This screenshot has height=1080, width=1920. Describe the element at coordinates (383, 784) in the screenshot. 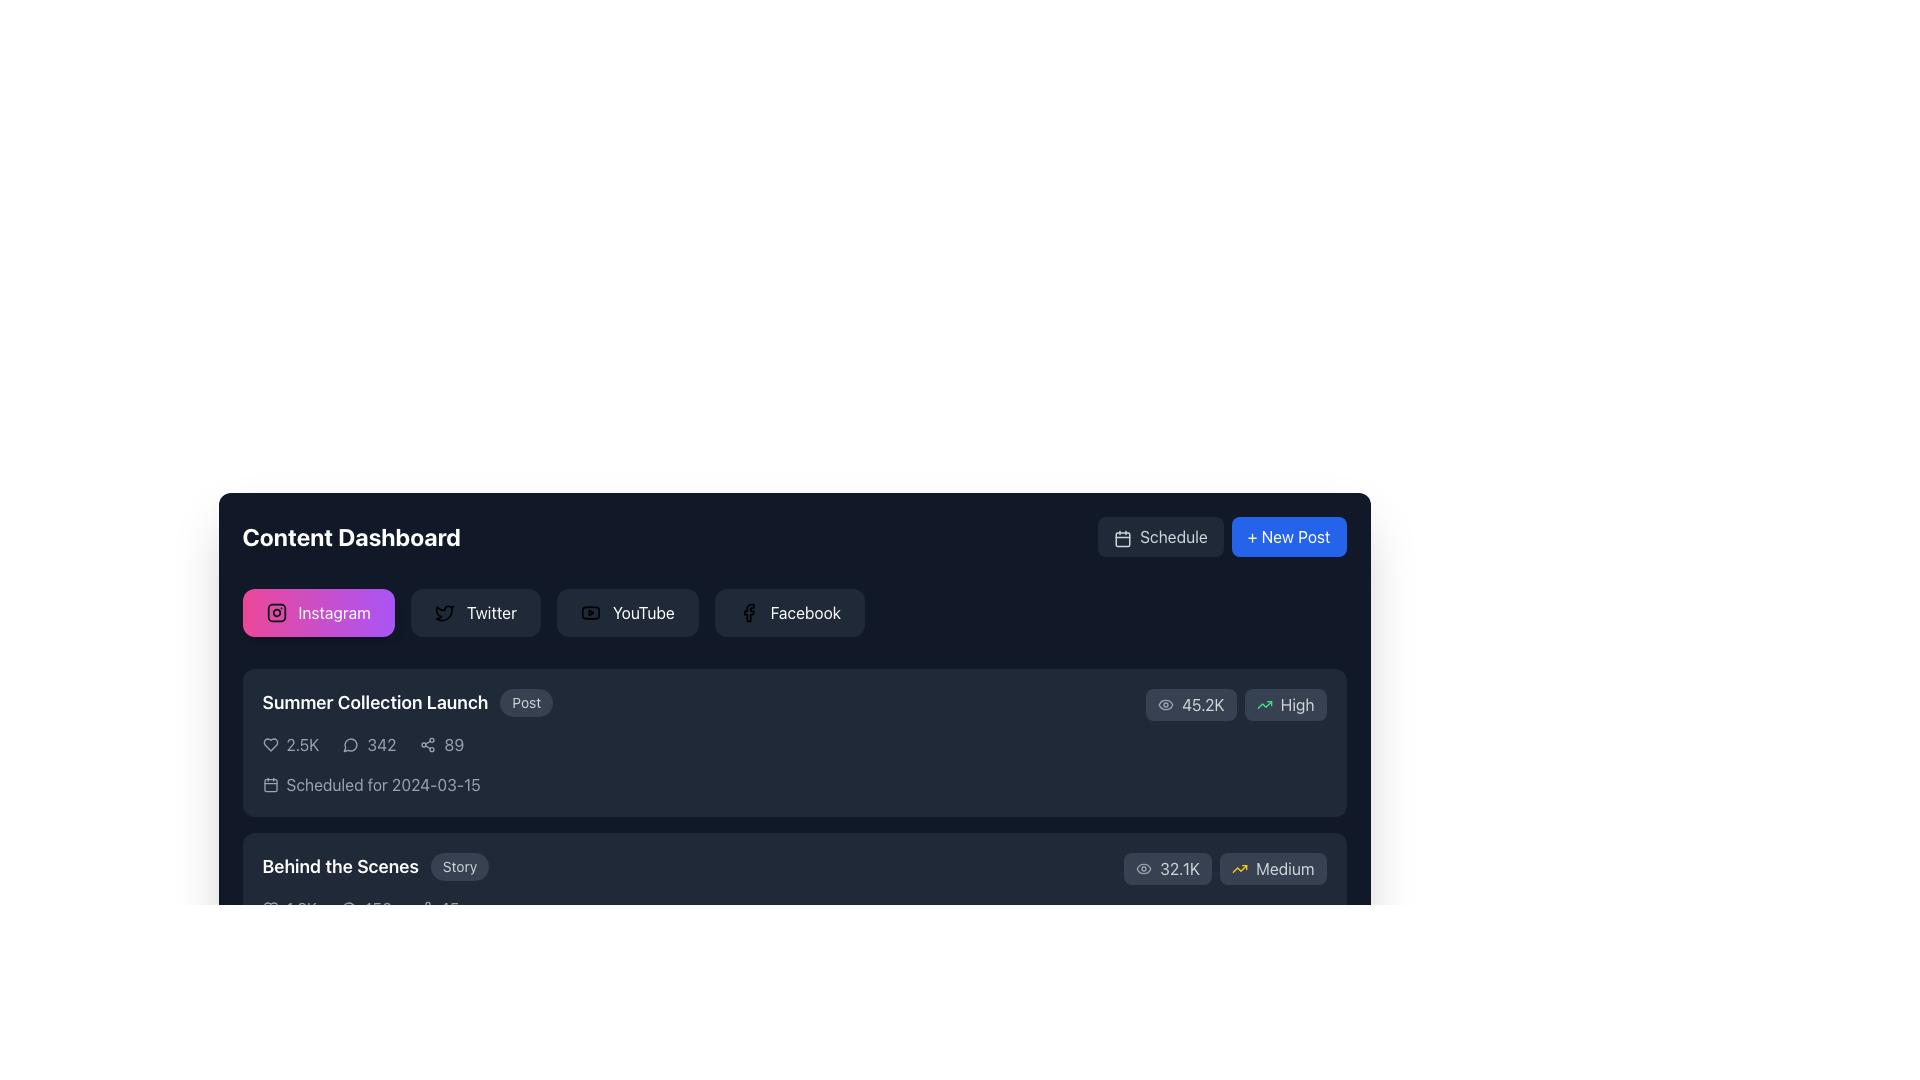

I see `the text label displaying 'Scheduled for 2024-03-15', which is located under the 'Summer Collection Launch' heading and next to a small calendar icon` at that location.